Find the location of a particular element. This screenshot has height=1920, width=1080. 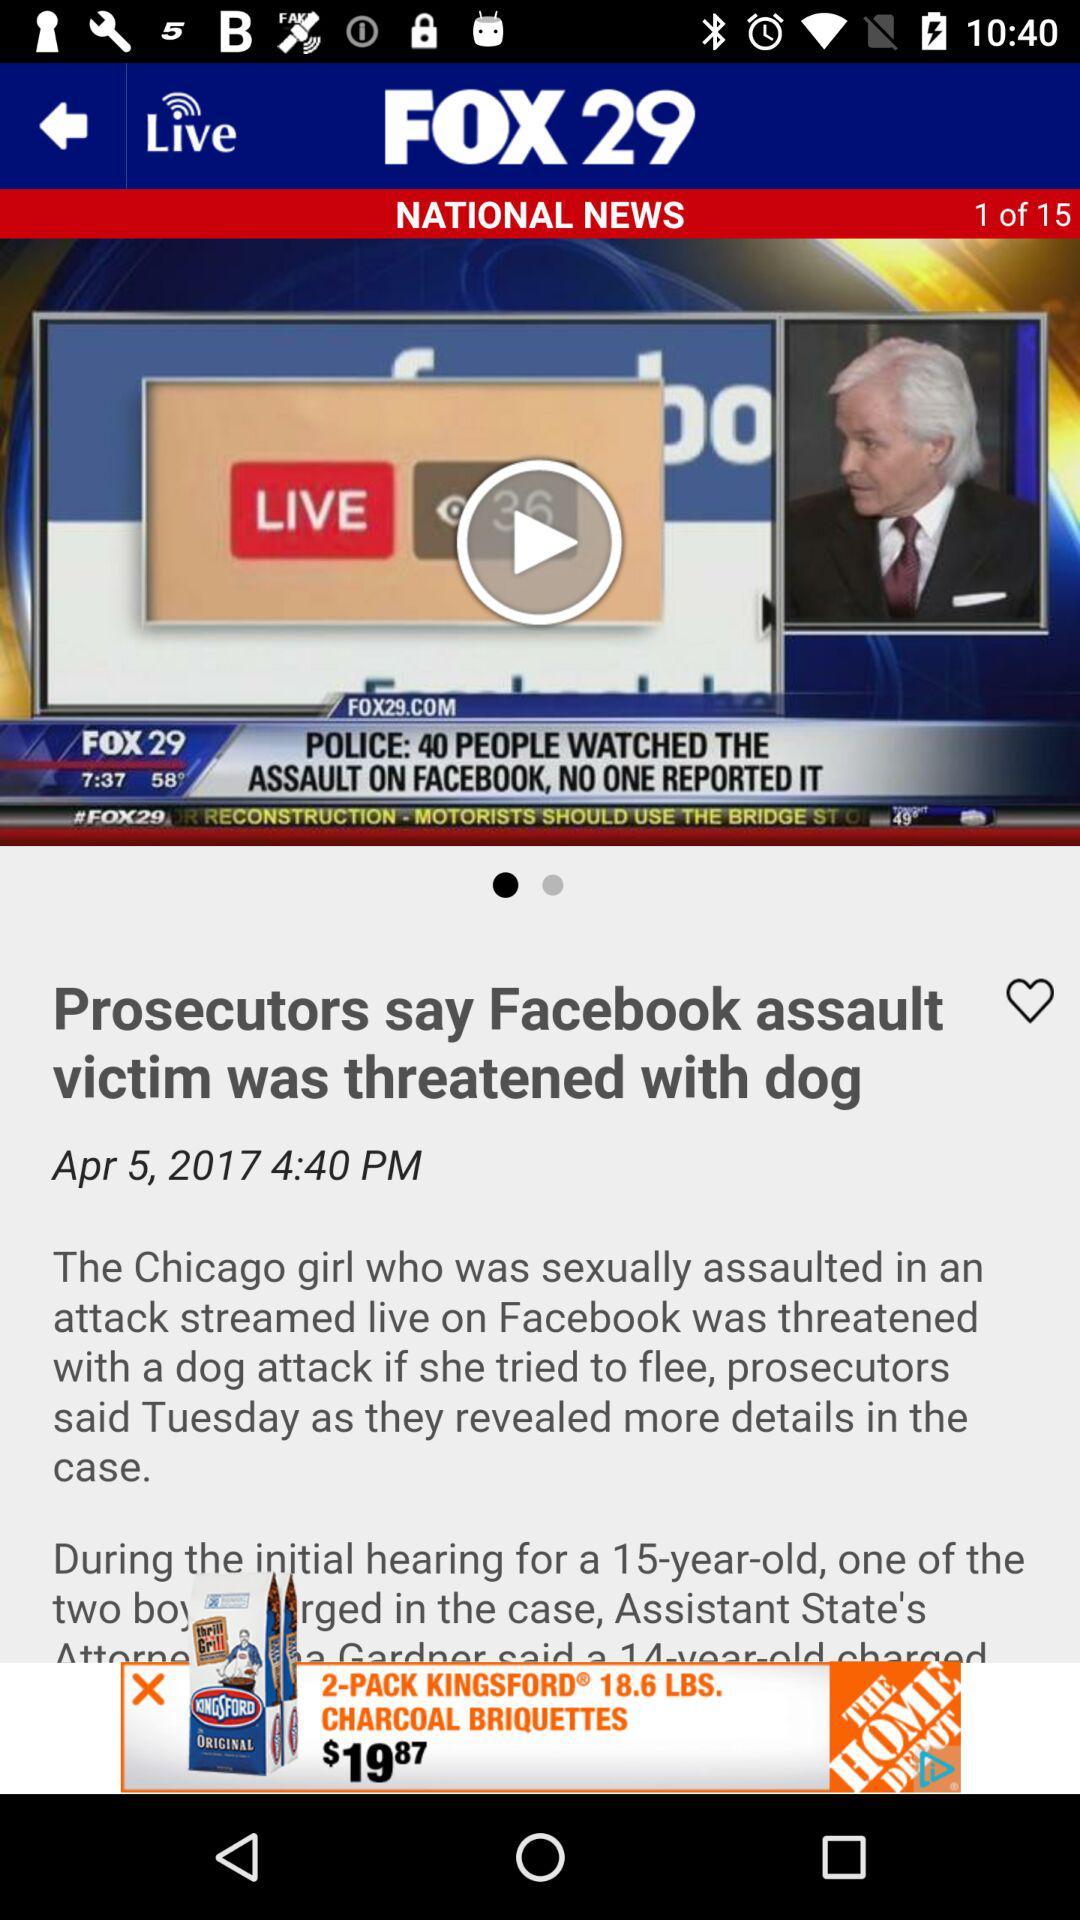

the arrow_backward icon is located at coordinates (61, 124).